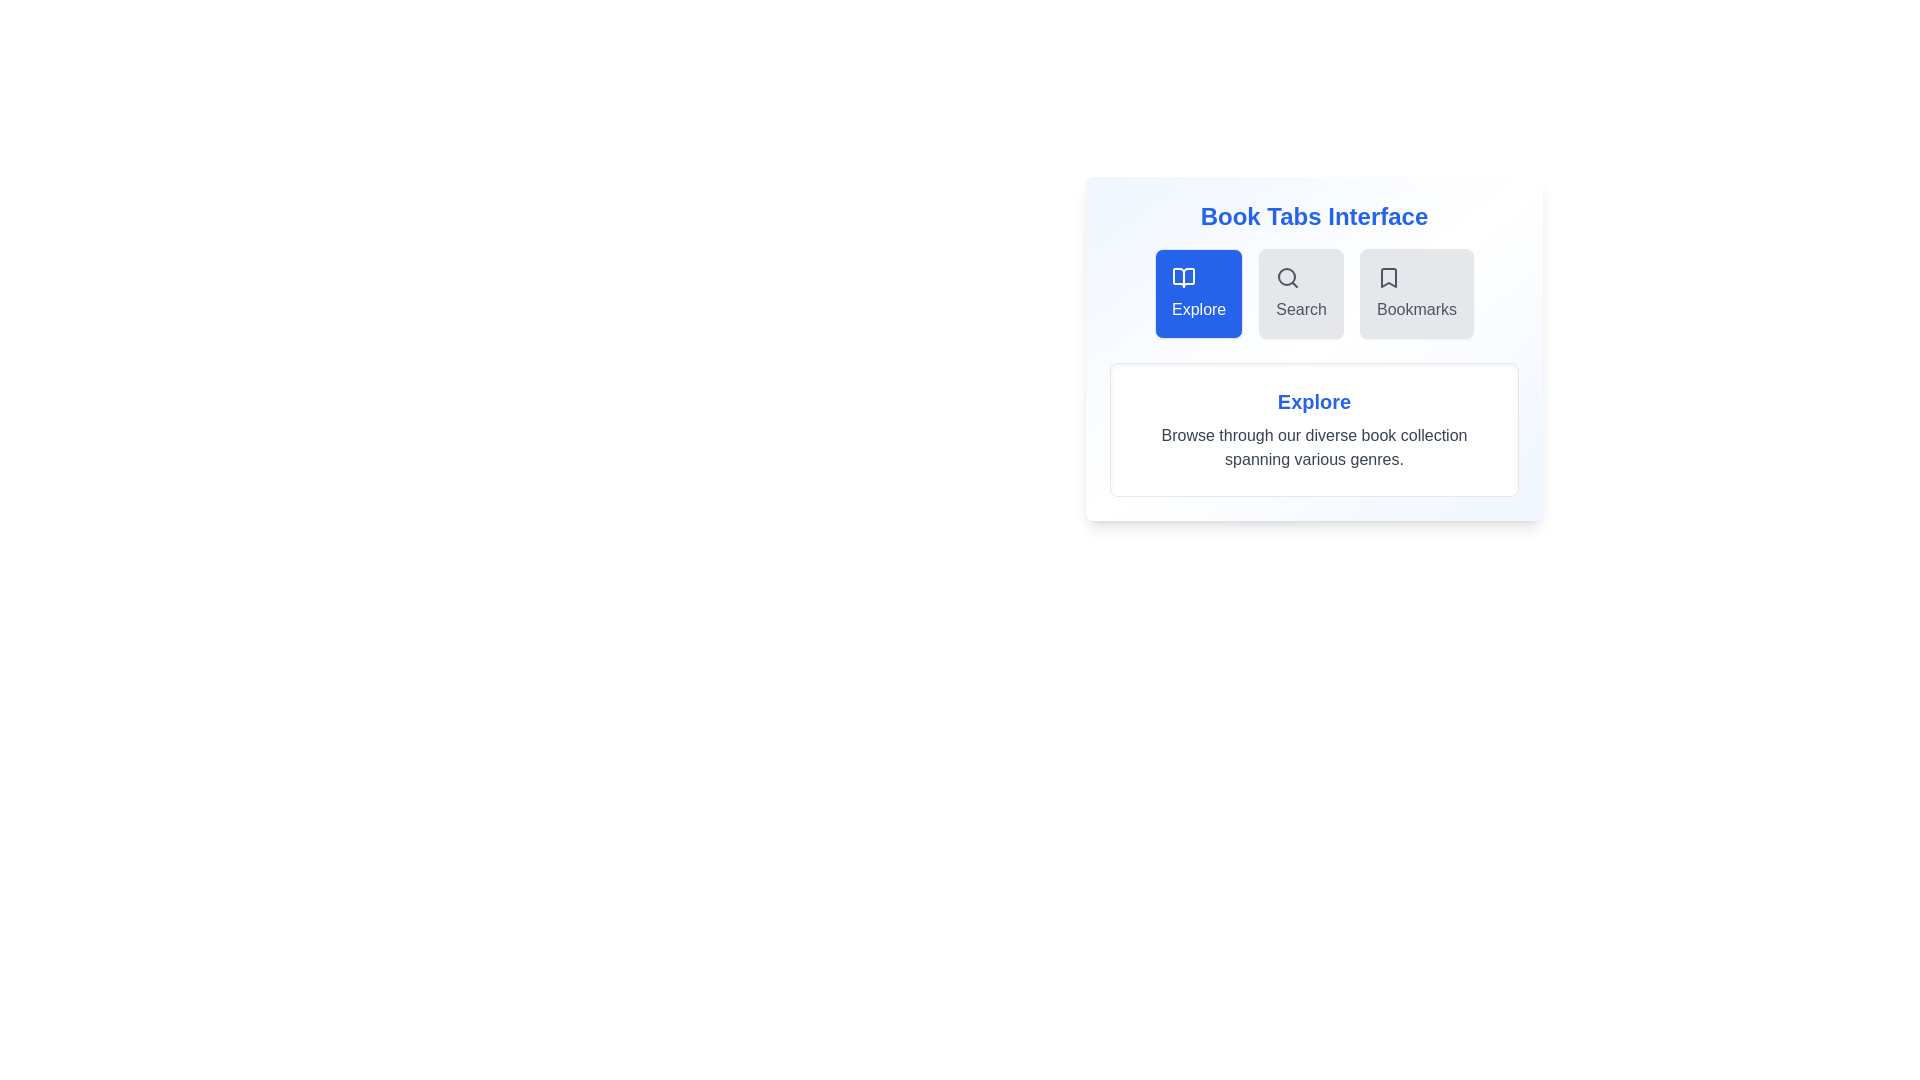 The width and height of the screenshot is (1920, 1080). What do you see at coordinates (1199, 293) in the screenshot?
I see `the Explore tab to trigger its hover effect` at bounding box center [1199, 293].